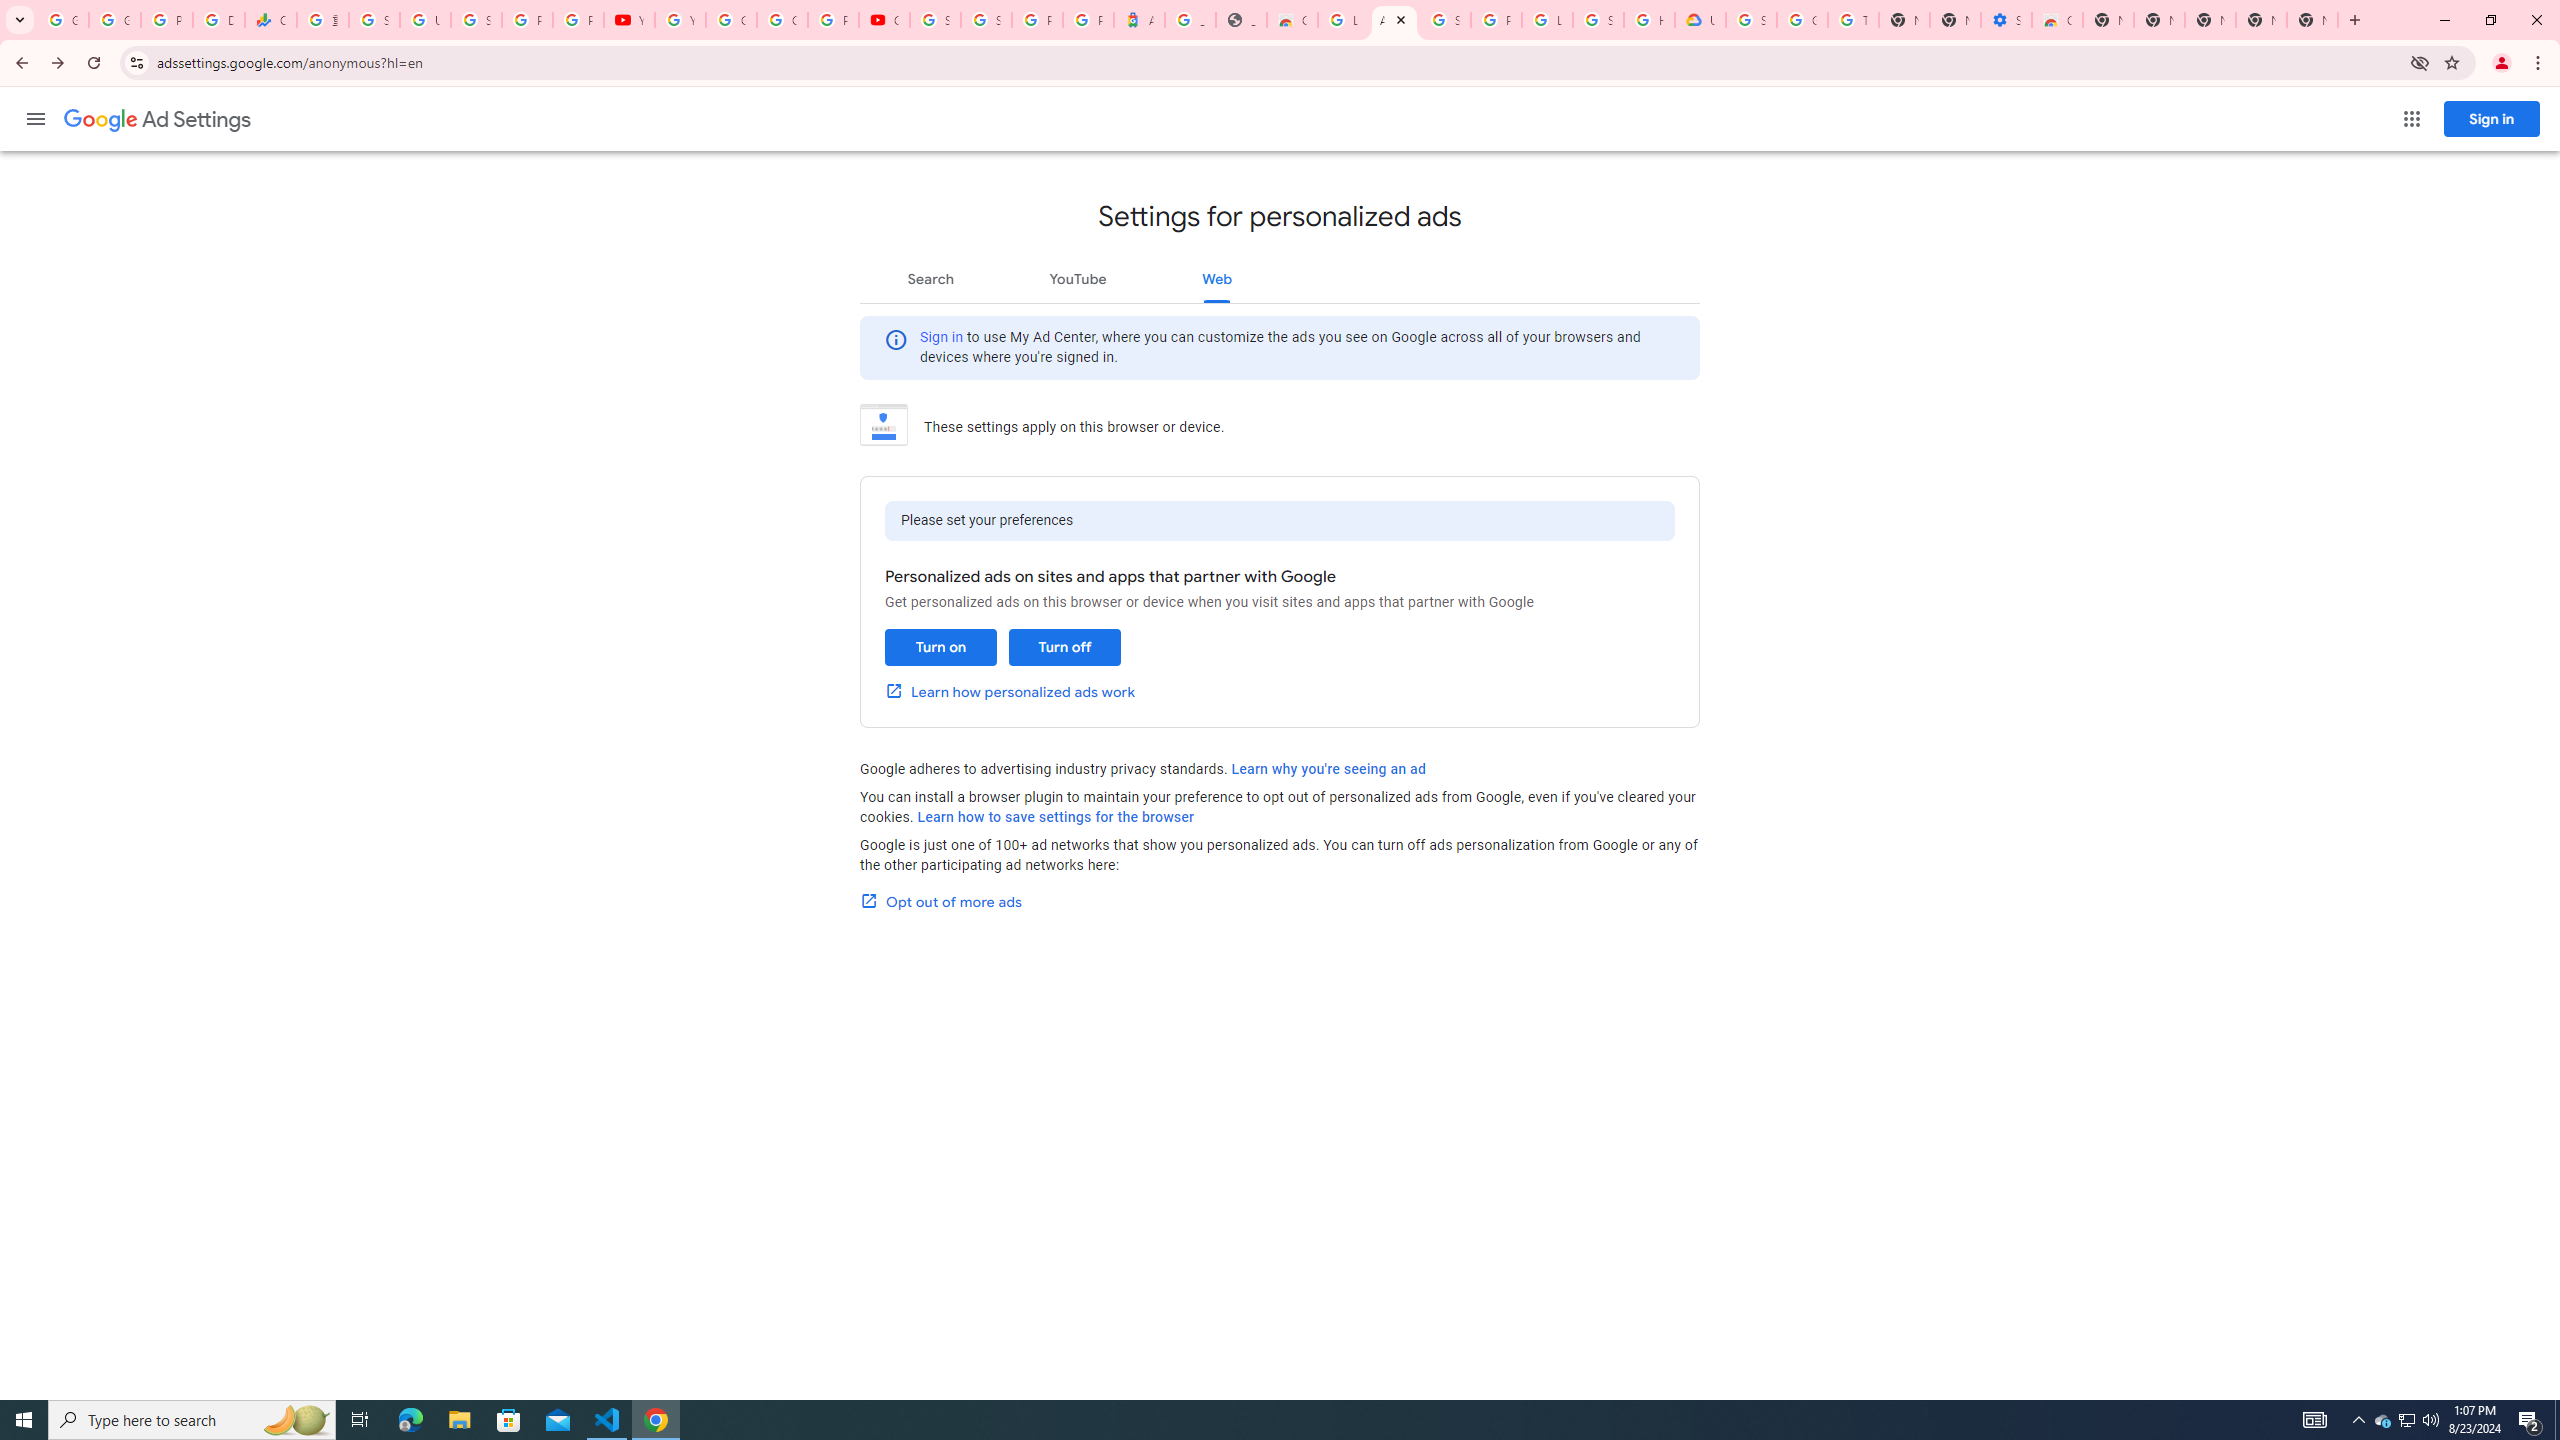 Image resolution: width=2560 pixels, height=1440 pixels. Describe the element at coordinates (1291, 19) in the screenshot. I see `'Chrome Web Store - Household'` at that location.